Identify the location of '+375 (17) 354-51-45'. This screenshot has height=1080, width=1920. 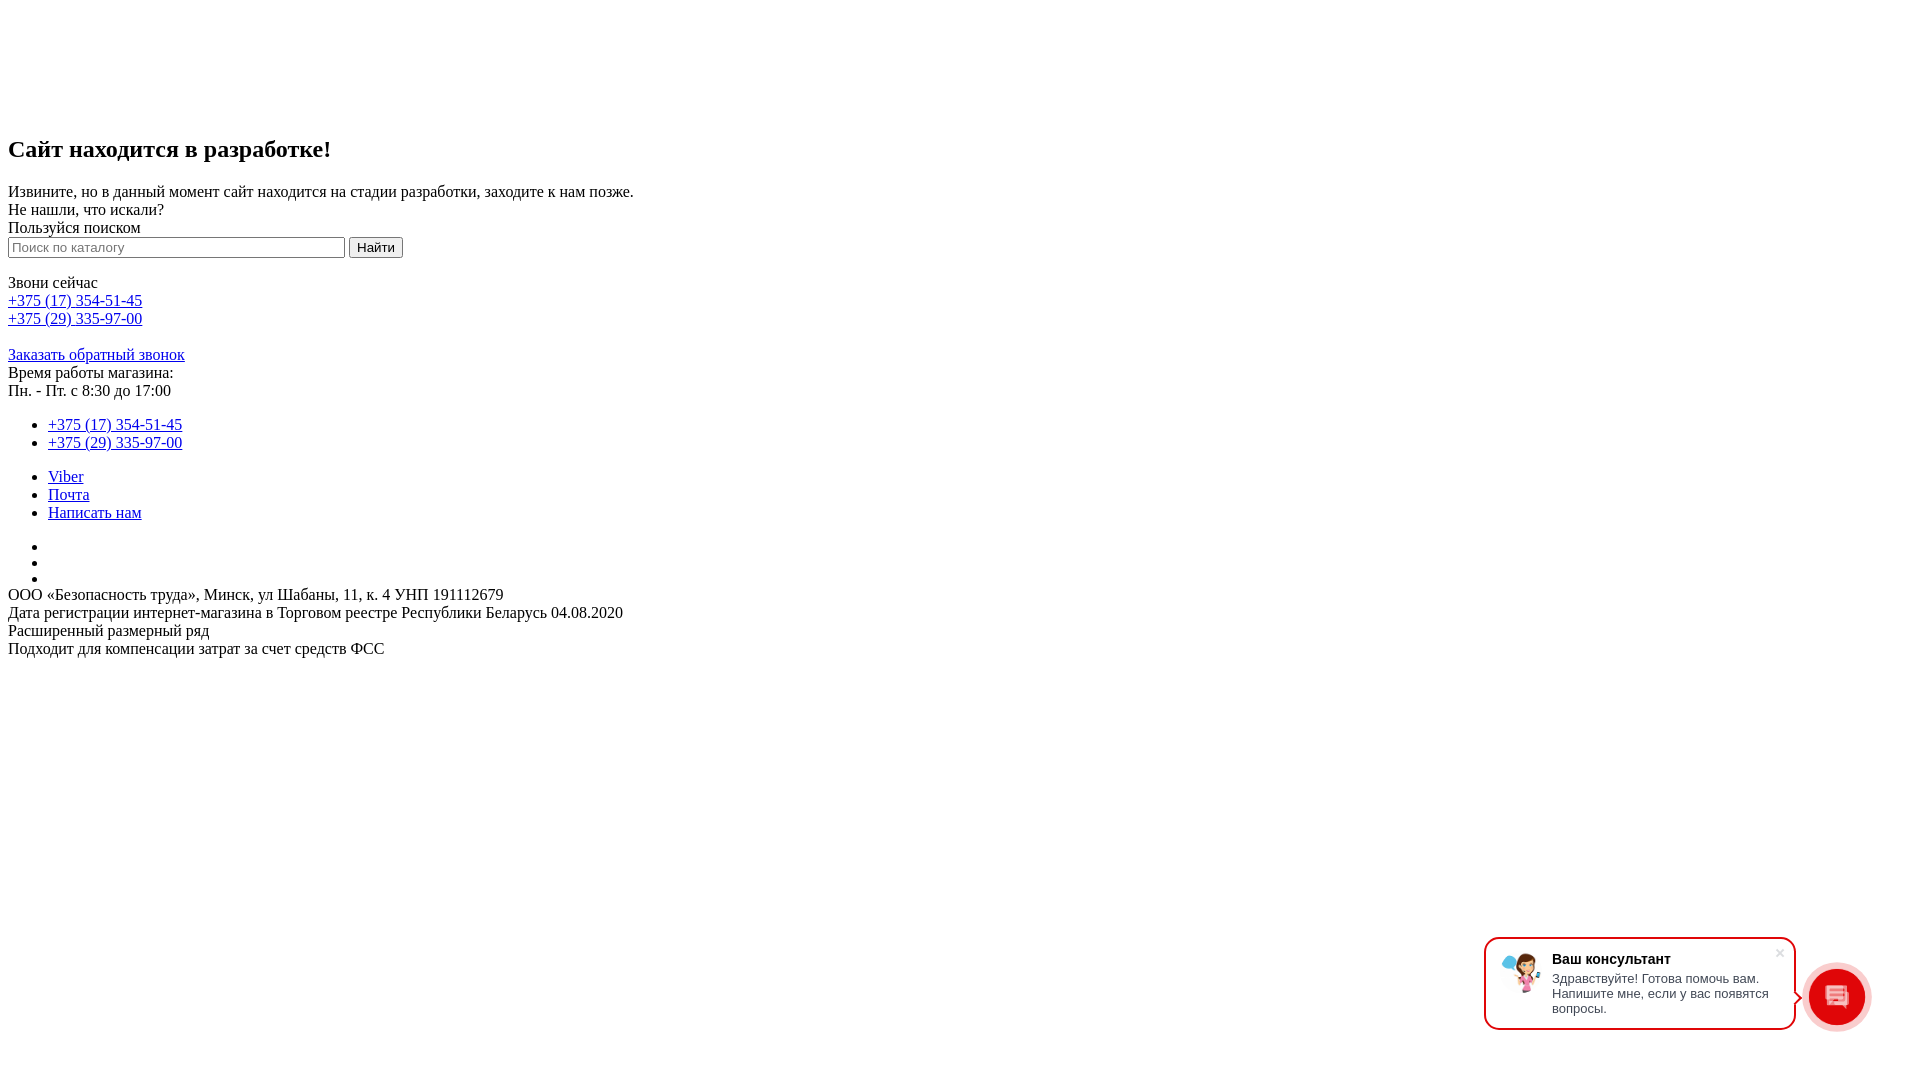
(114, 423).